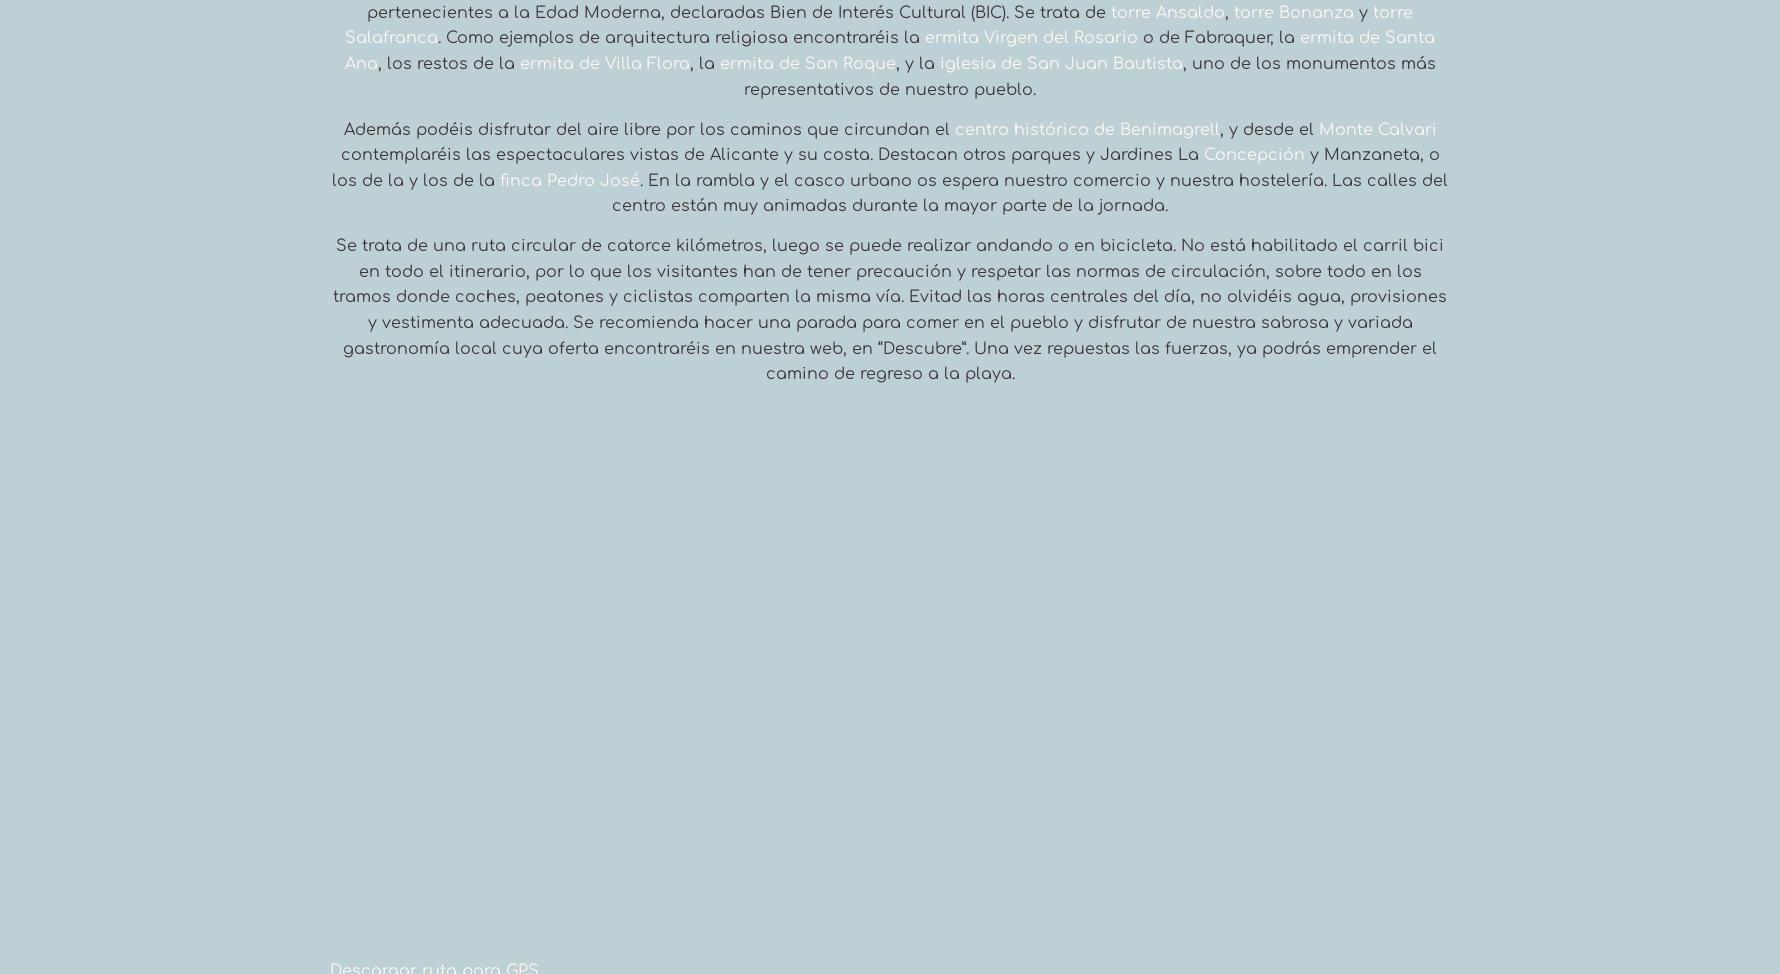 This screenshot has width=1780, height=974. Describe the element at coordinates (448, 63) in the screenshot. I see `', los restos de la'` at that location.